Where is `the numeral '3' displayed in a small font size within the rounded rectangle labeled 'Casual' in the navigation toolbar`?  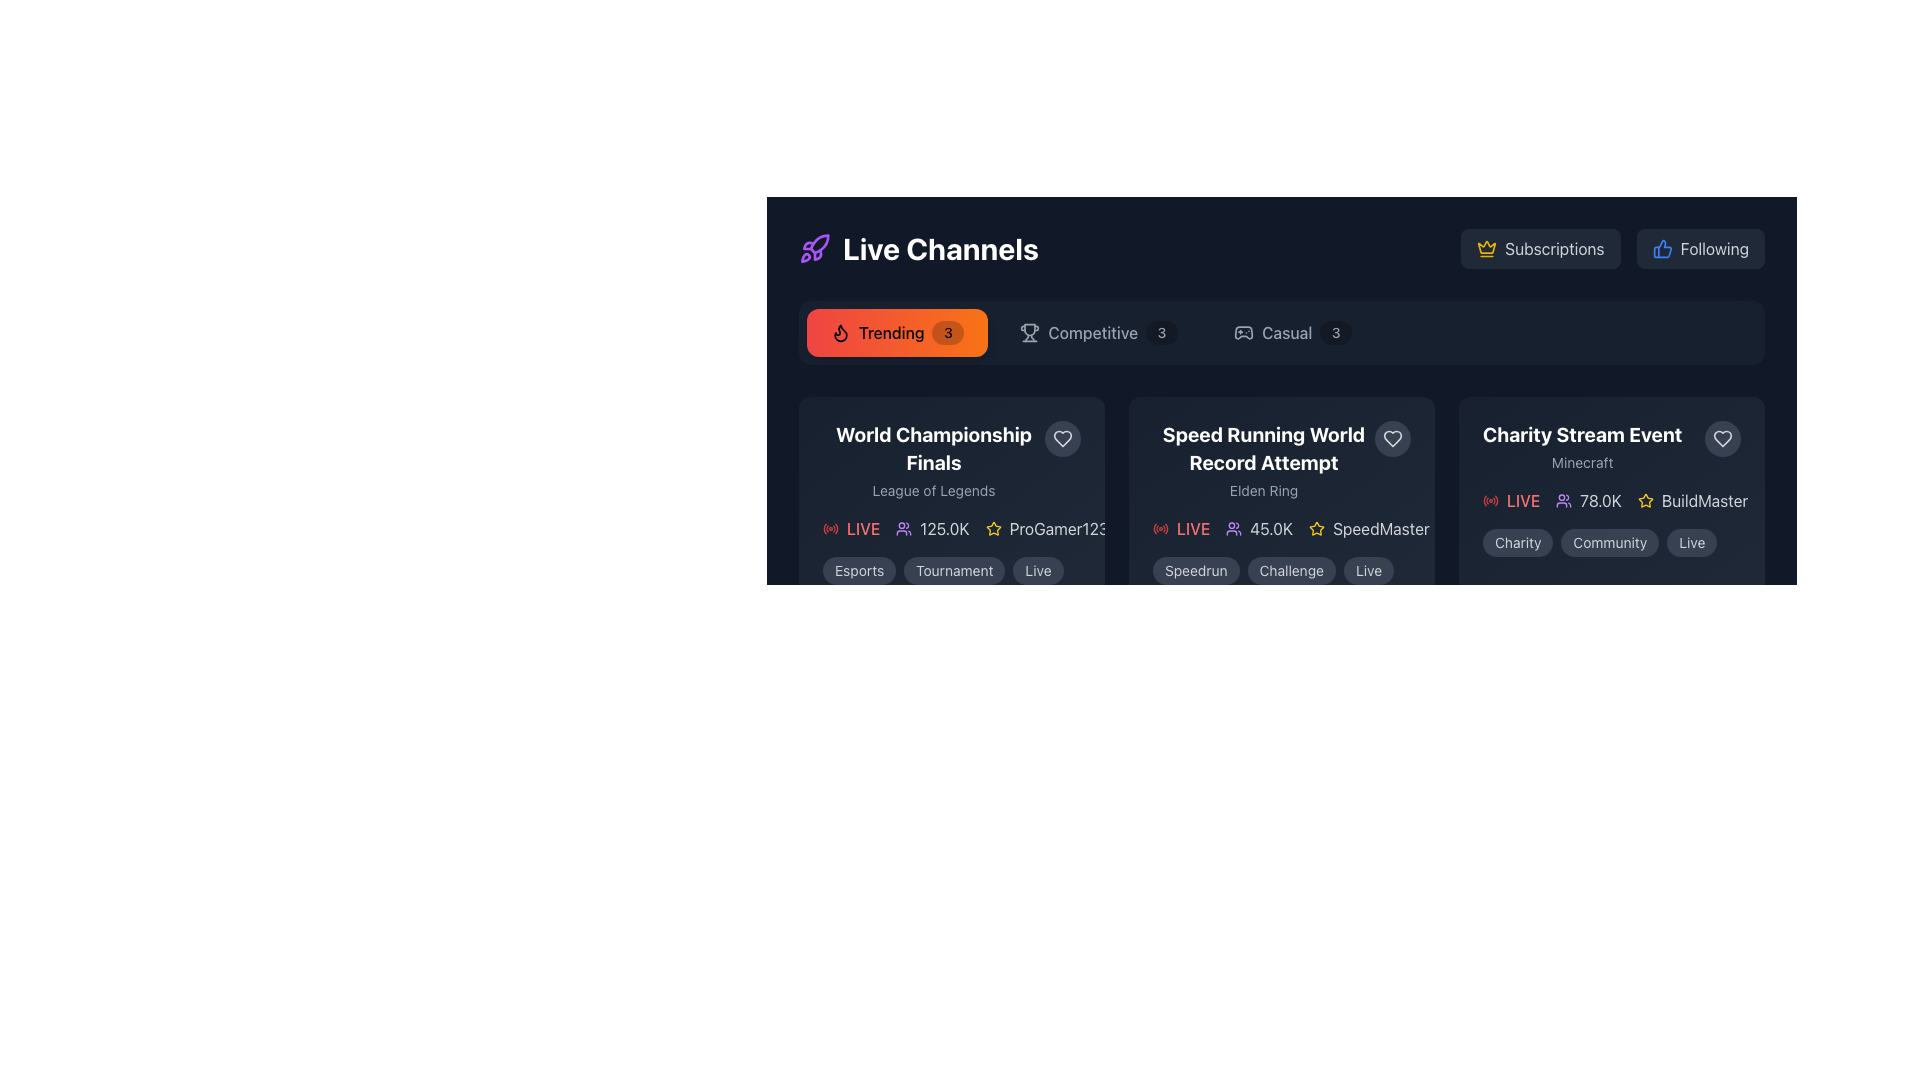
the numeral '3' displayed in a small font size within the rounded rectangle labeled 'Casual' in the navigation toolbar is located at coordinates (1336, 331).